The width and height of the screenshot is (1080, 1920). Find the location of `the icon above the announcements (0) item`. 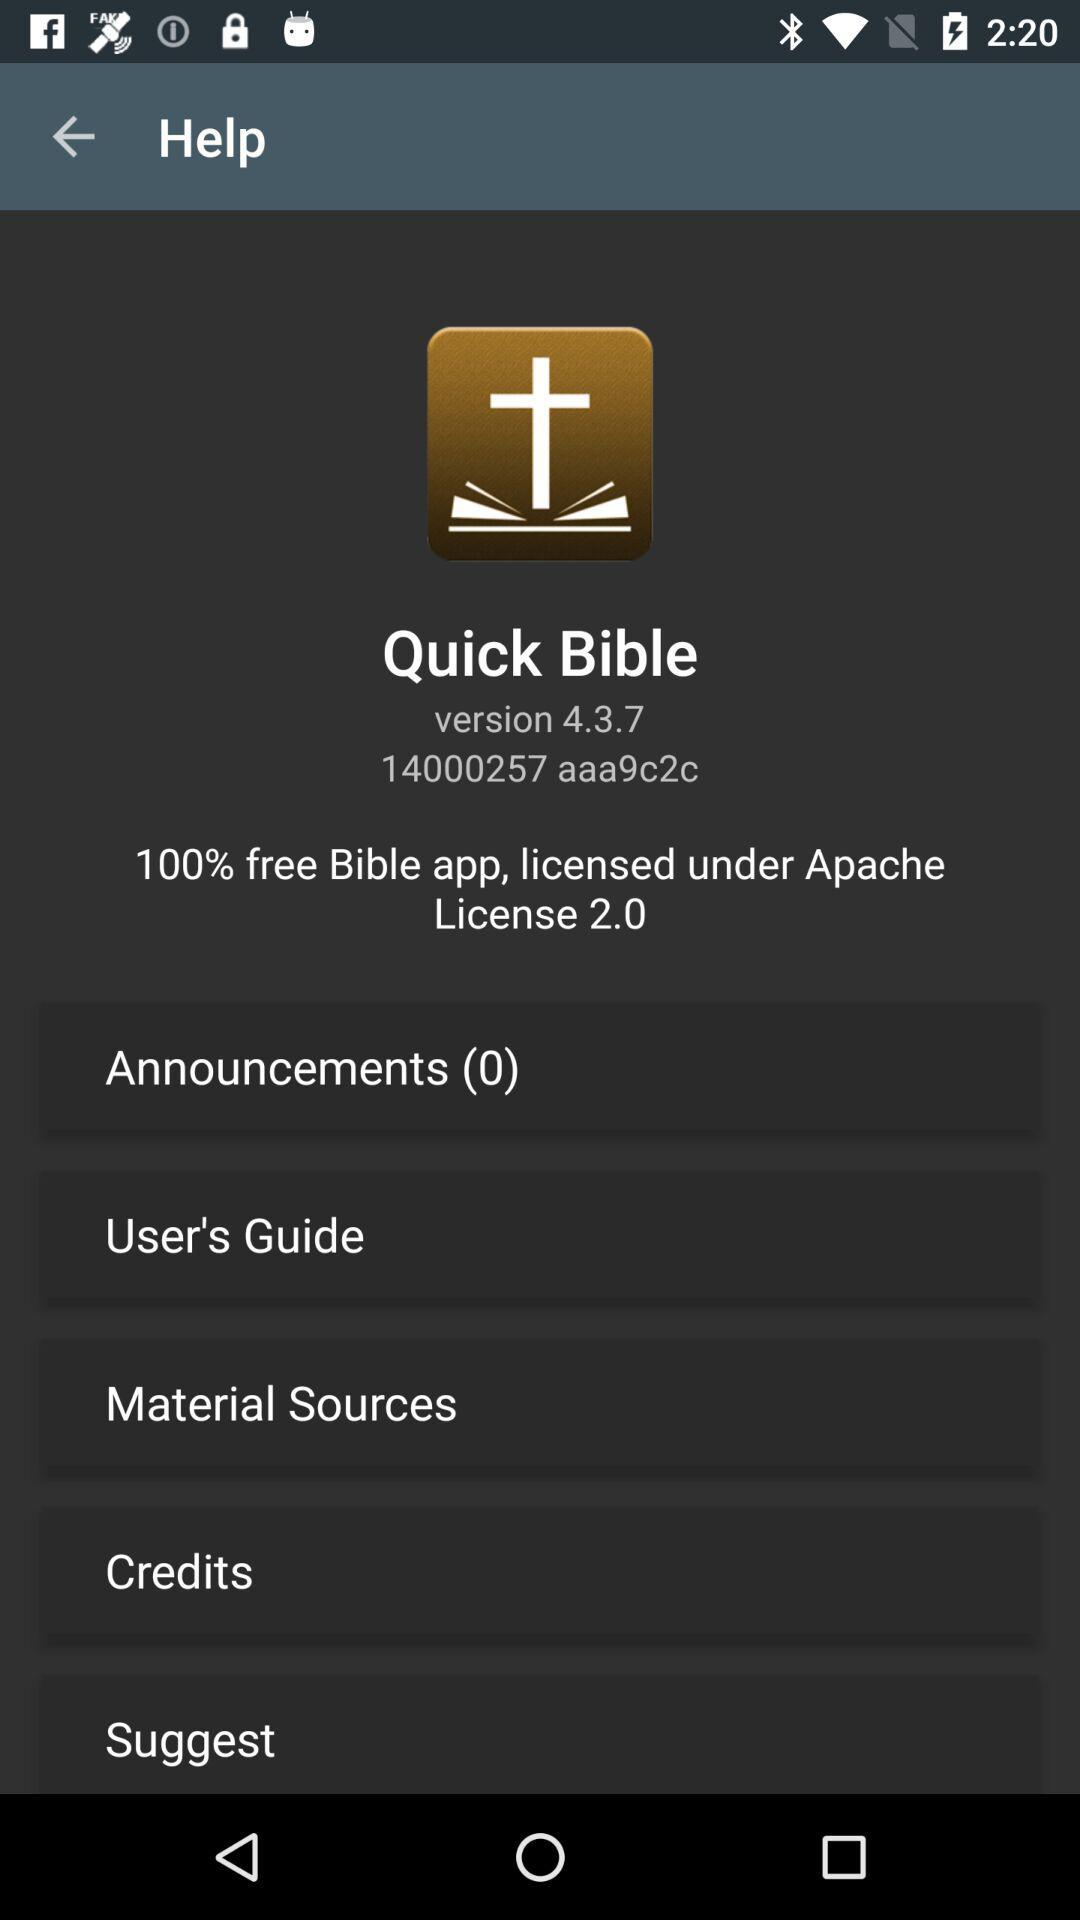

the icon above the announcements (0) item is located at coordinates (540, 886).